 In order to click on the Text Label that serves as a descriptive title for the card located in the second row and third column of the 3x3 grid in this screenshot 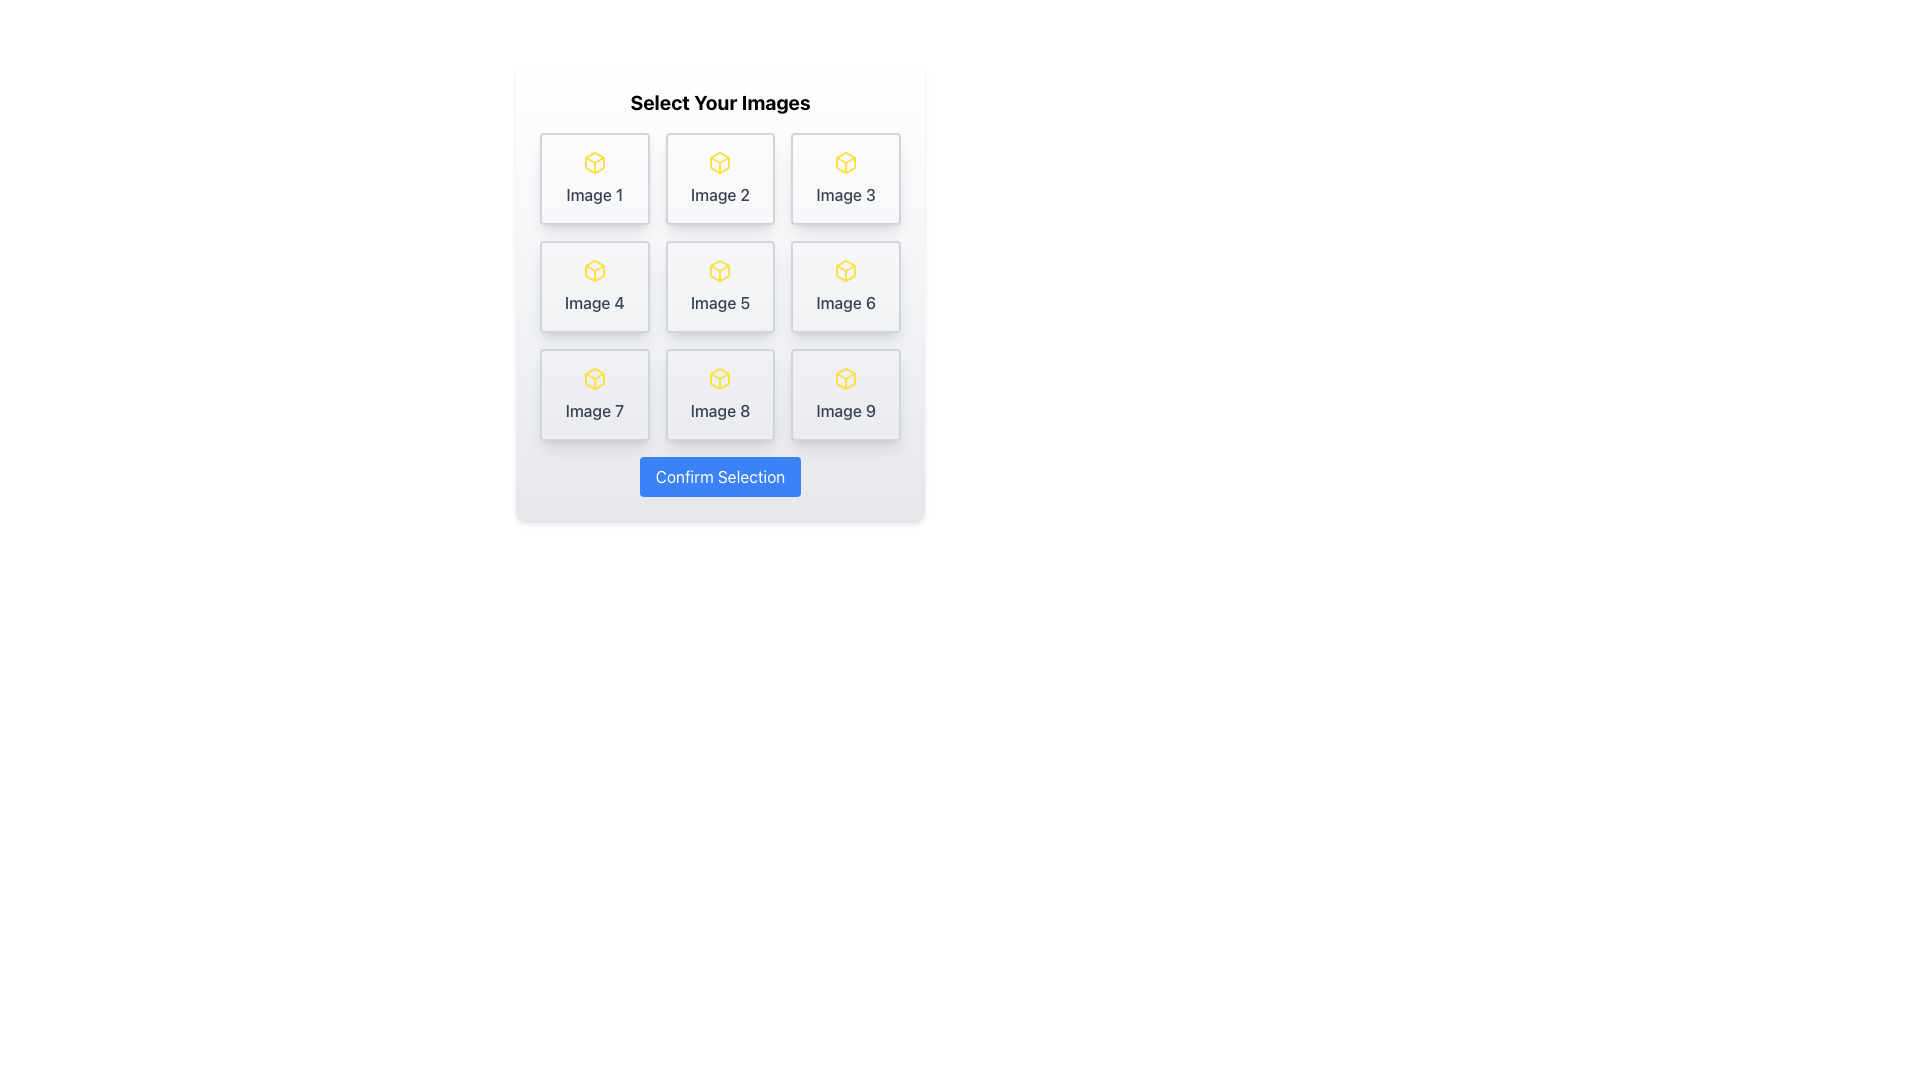, I will do `click(720, 410)`.